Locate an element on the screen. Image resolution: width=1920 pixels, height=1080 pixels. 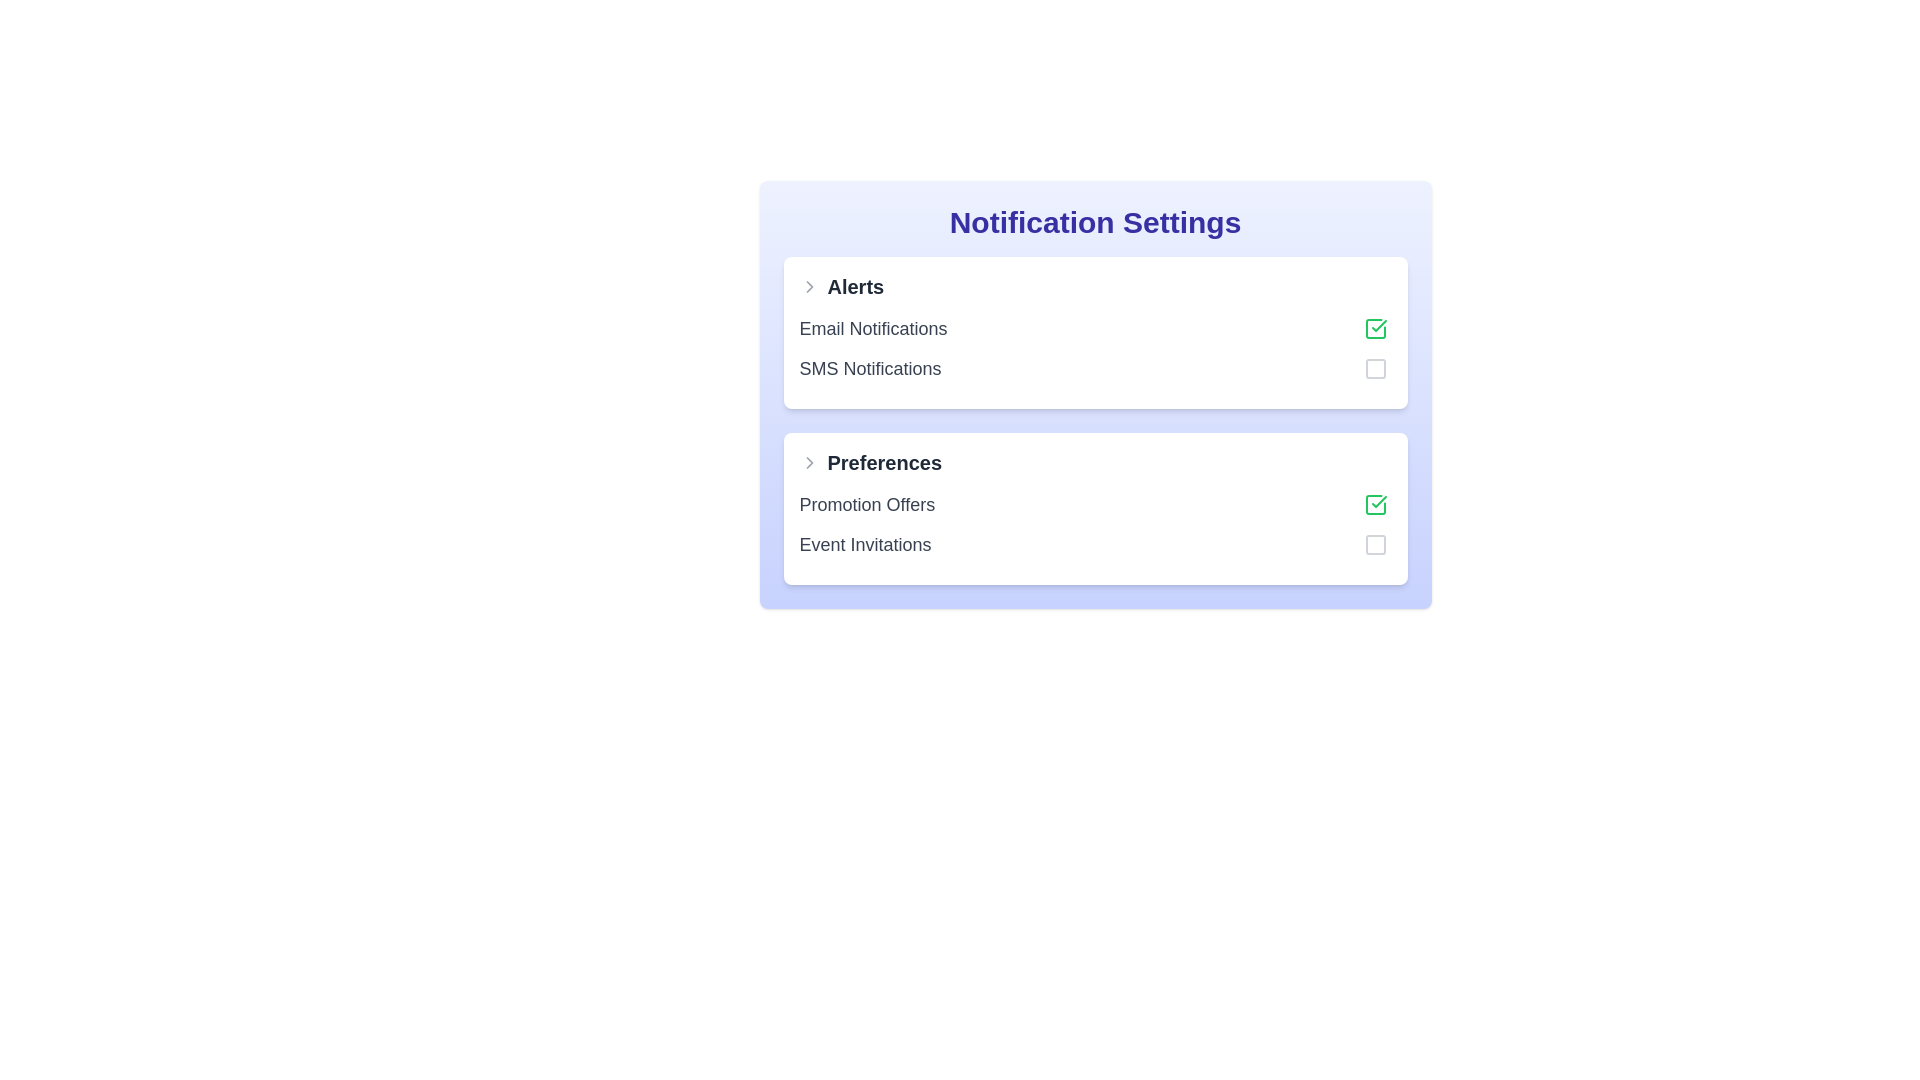
the Checkbox icon in the 'Preferences' section of the 'Notification Settings', which visually represents an inactive toggle or checkbox below 'Promotion Offers' and to the right of 'Event Invitations' is located at coordinates (1374, 544).